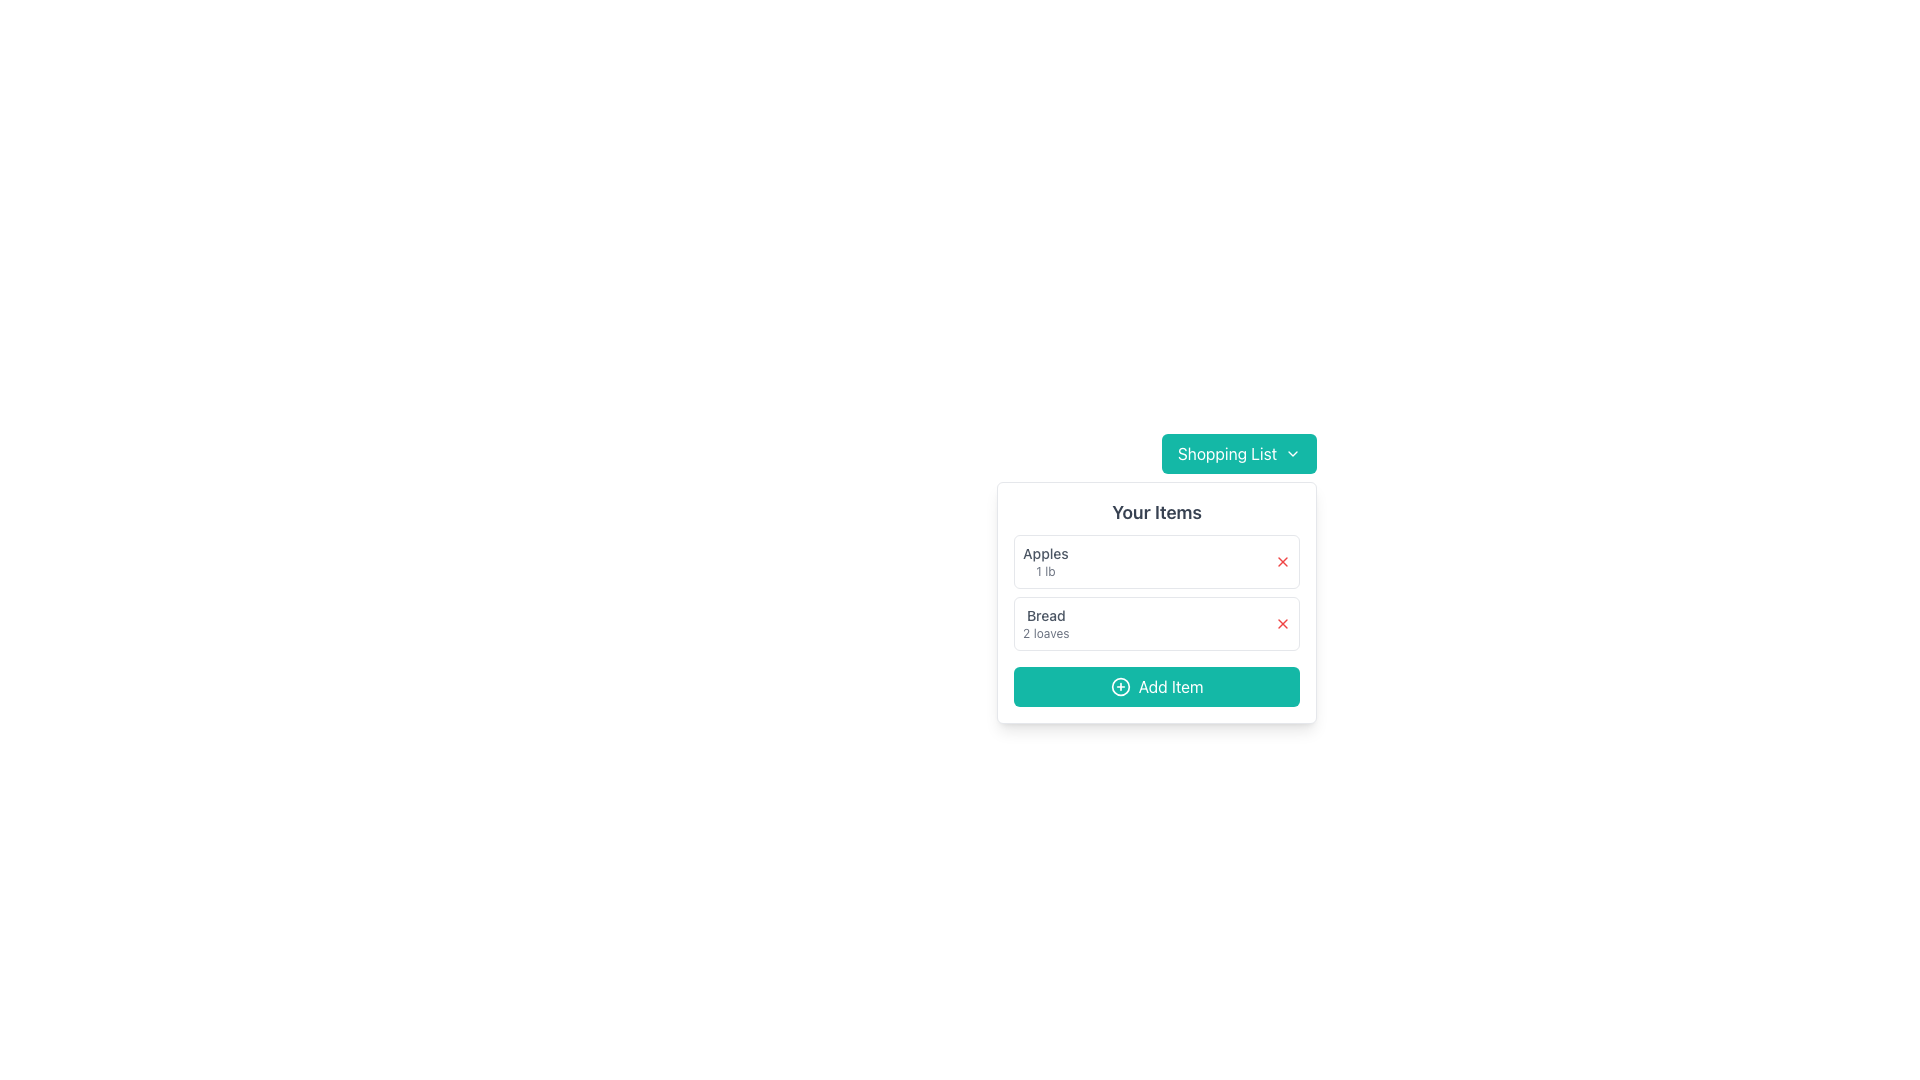  What do you see at coordinates (1157, 623) in the screenshot?
I see `the details of the second item in the shopping list, which is located below 'Apples 1 lb' and above the 'Add Item' button` at bounding box center [1157, 623].